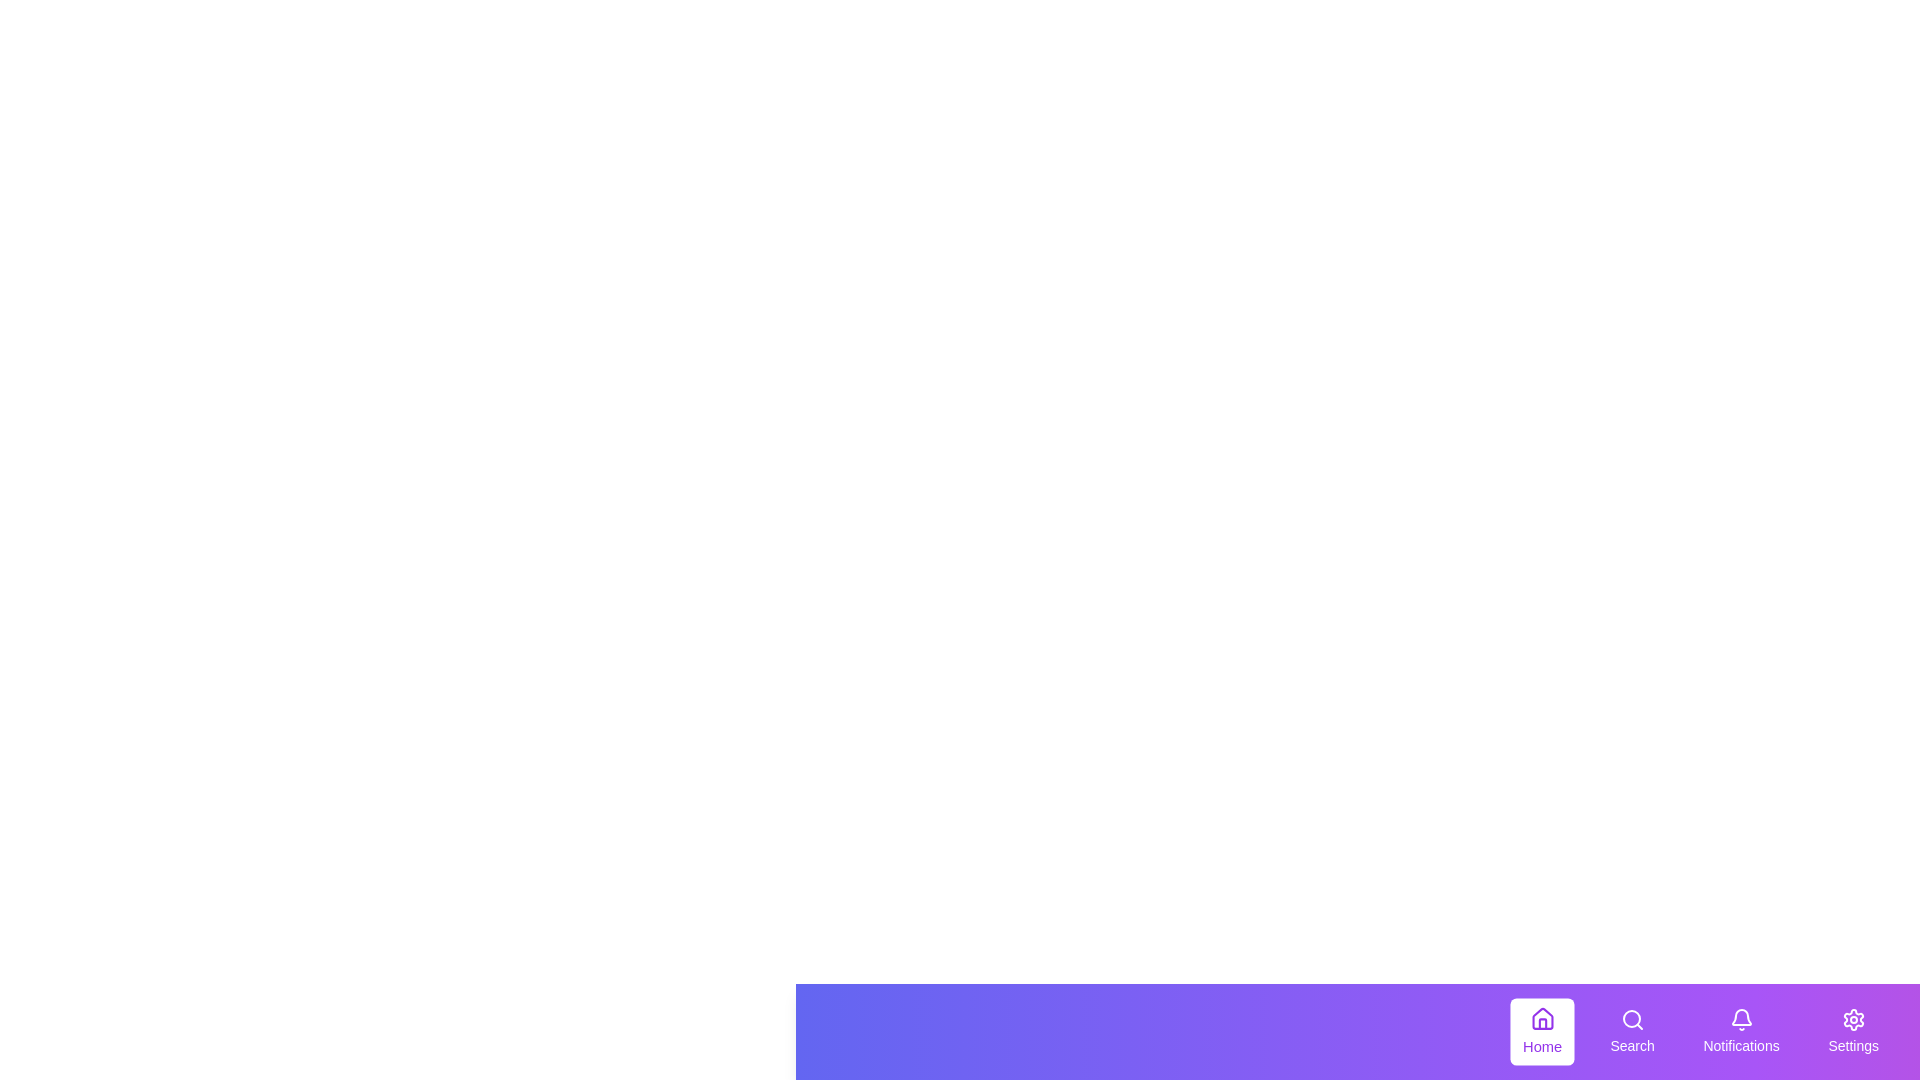  Describe the element at coordinates (1852, 1032) in the screenshot. I see `the Settings tab to observe hover effects` at that location.